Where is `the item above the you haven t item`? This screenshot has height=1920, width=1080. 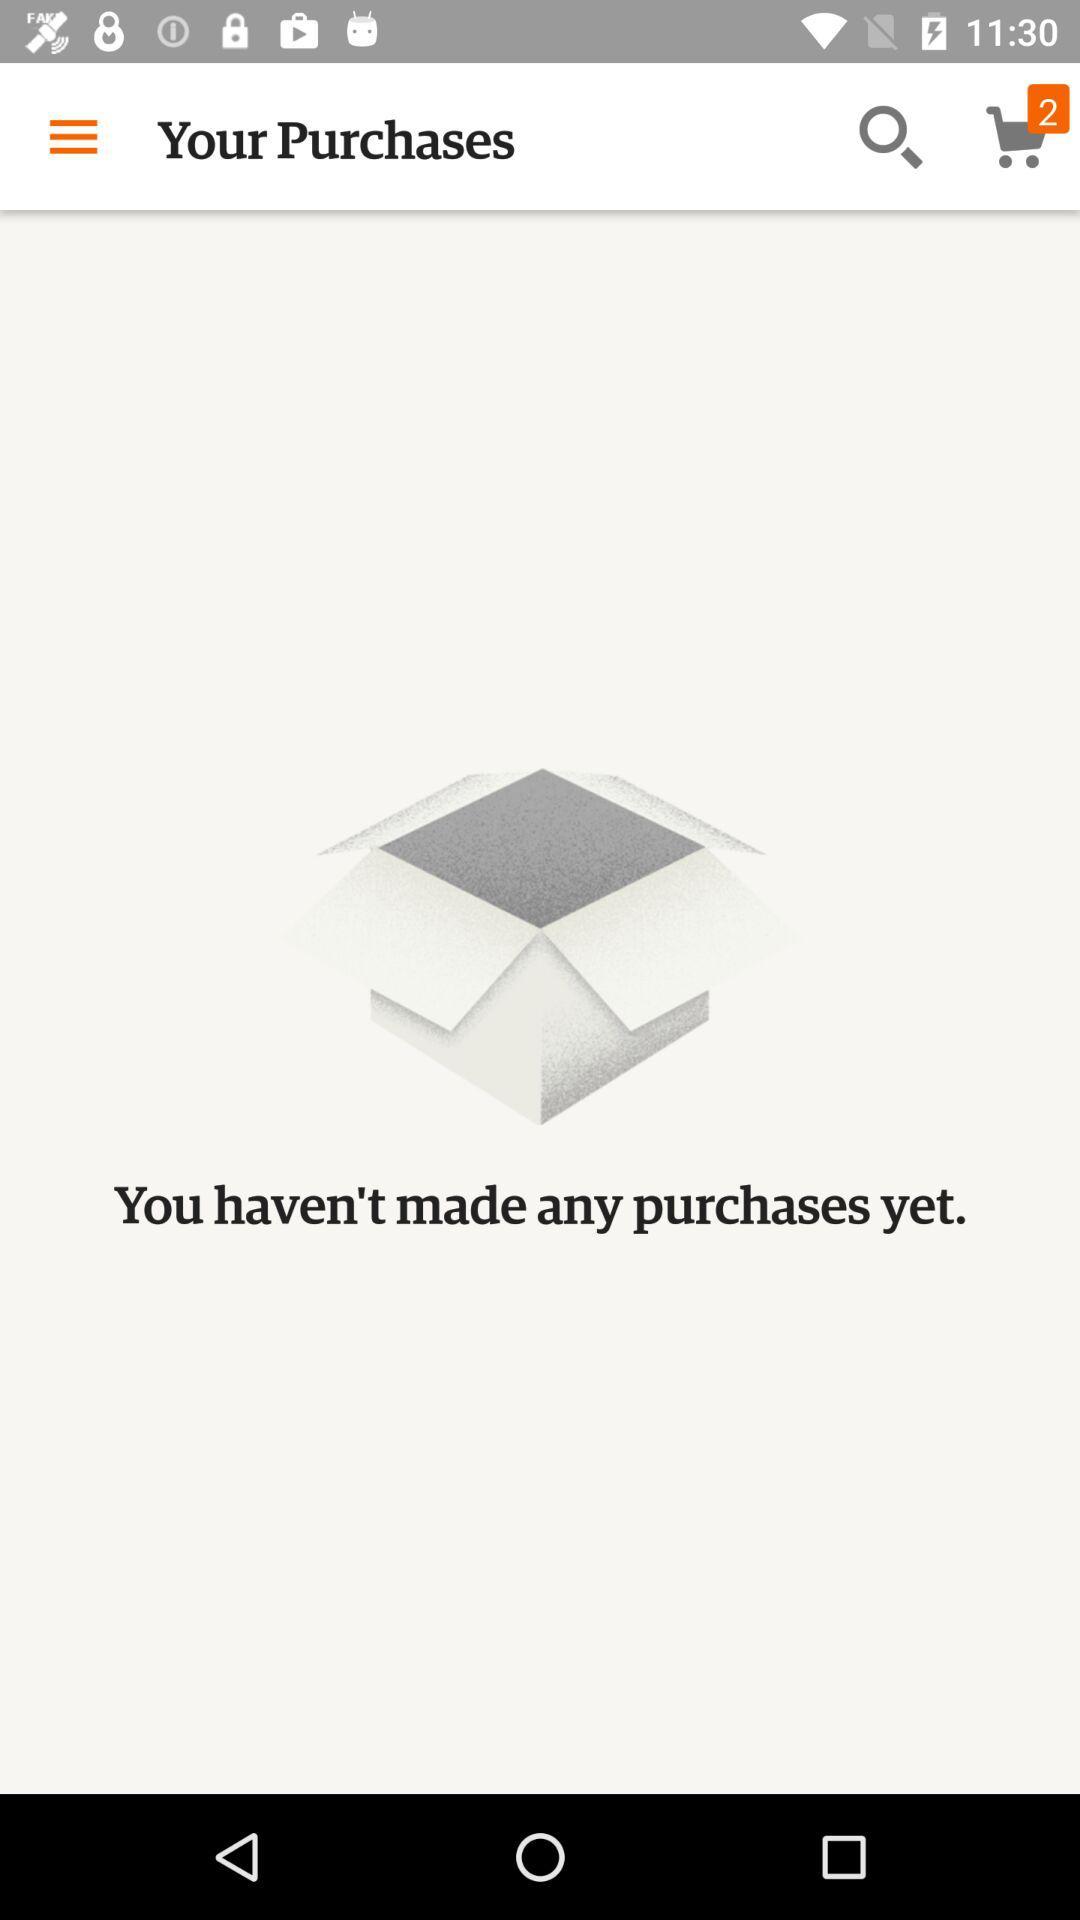
the item above the you haven t item is located at coordinates (890, 135).